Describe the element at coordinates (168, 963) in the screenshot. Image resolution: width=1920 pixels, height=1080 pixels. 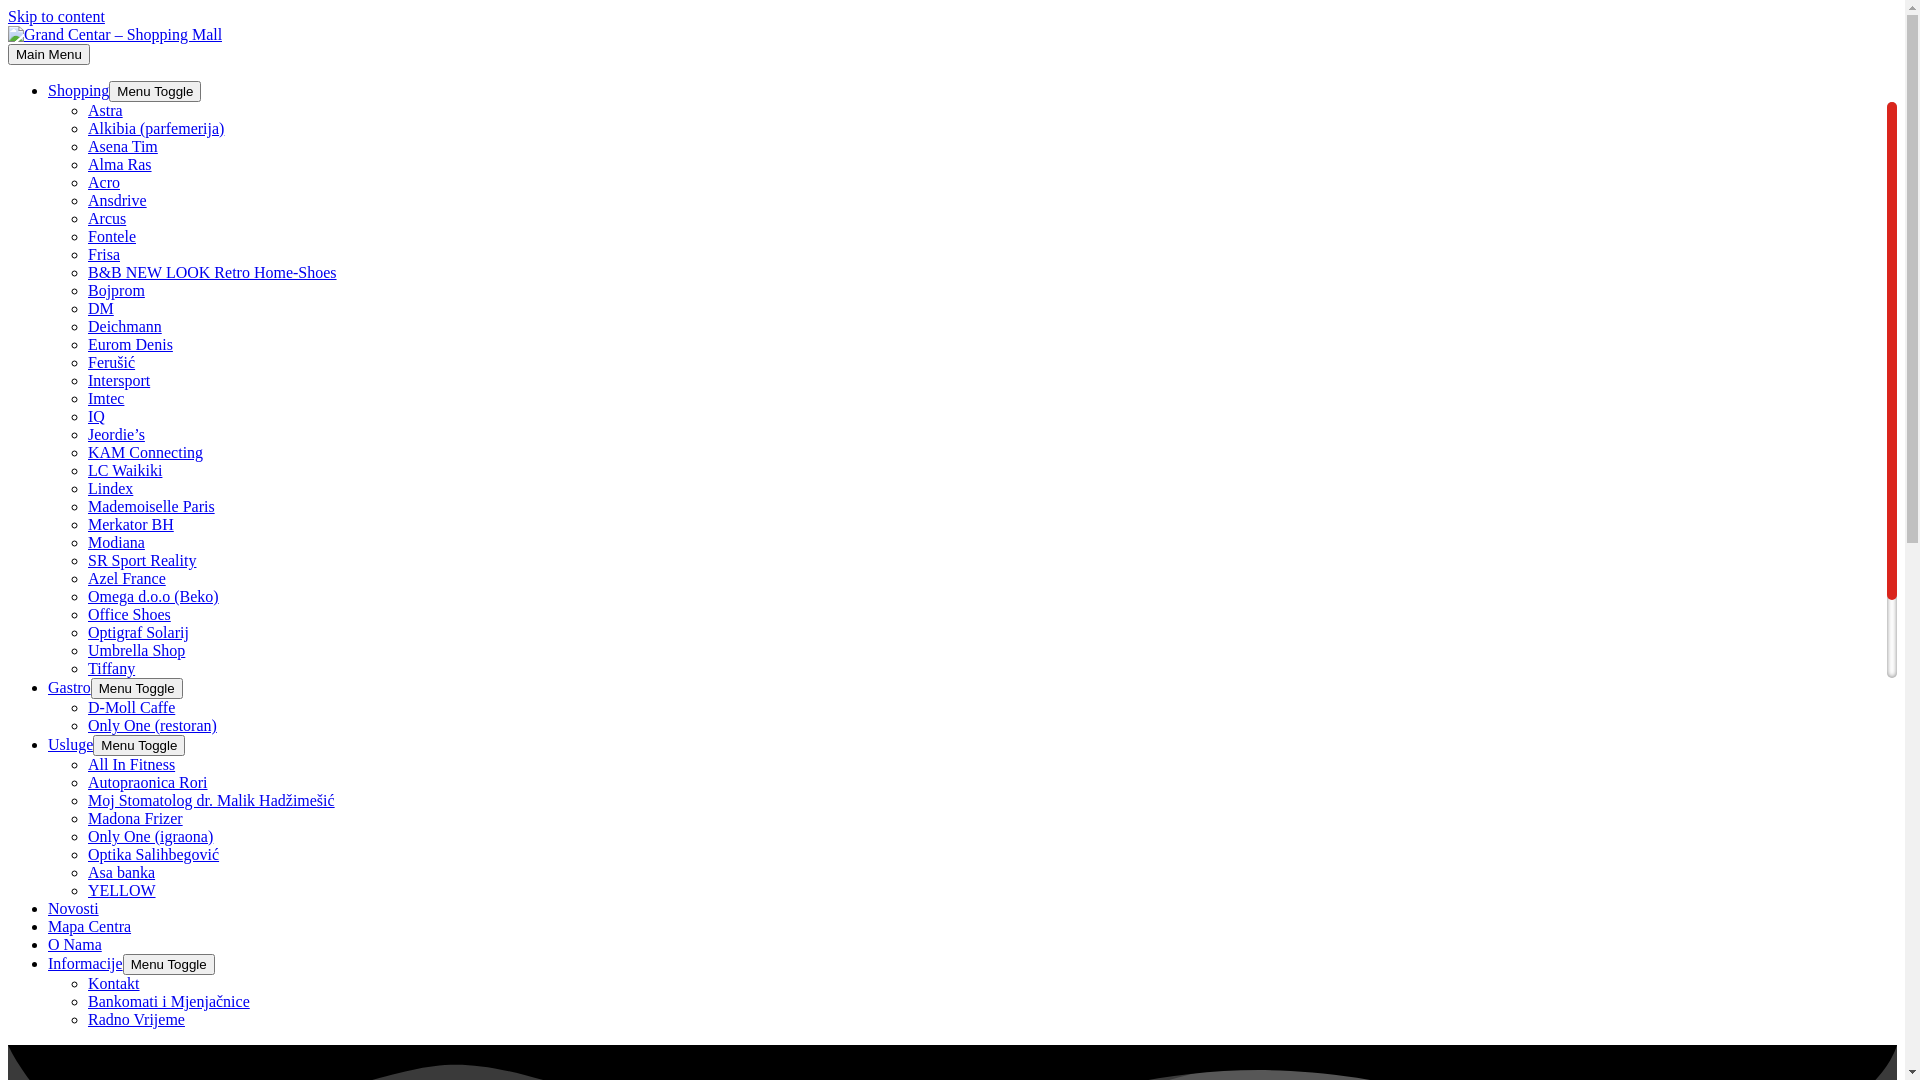
I see `'Menu Toggle'` at that location.